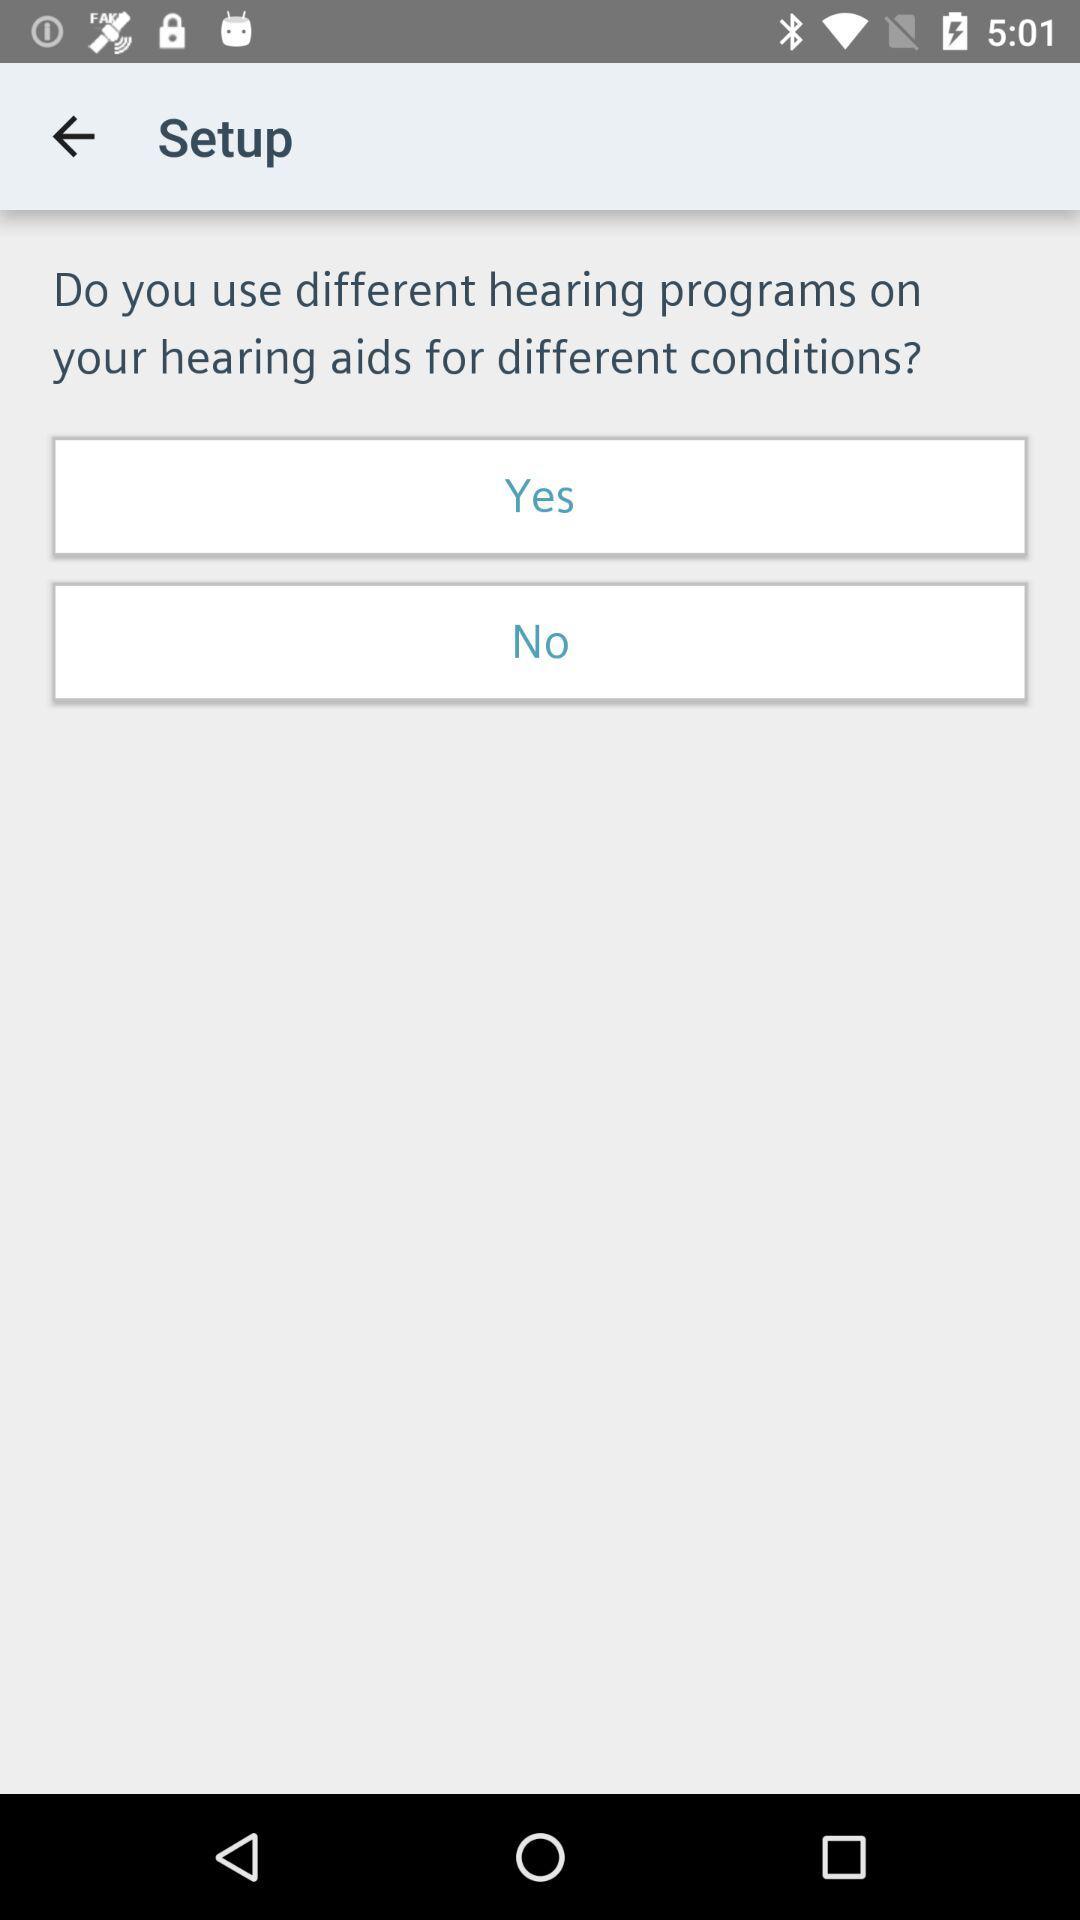 Image resolution: width=1080 pixels, height=1920 pixels. I want to click on item below the yes item, so click(540, 642).